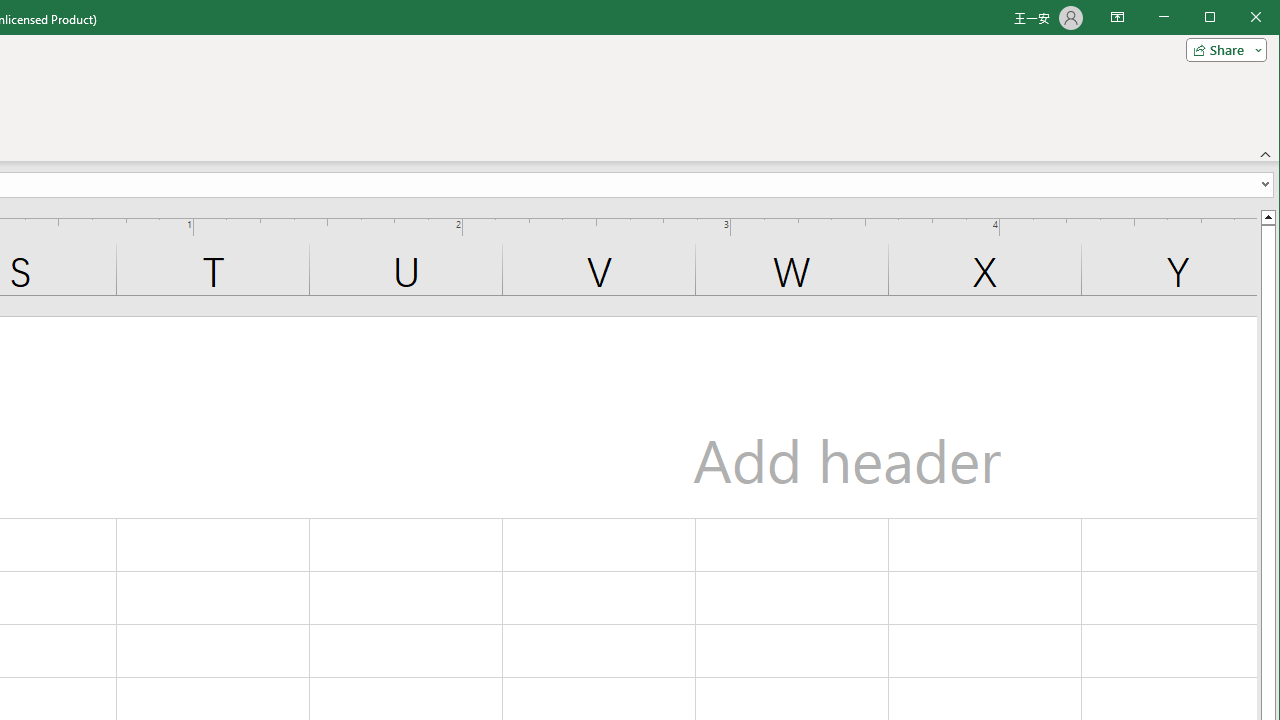 The height and width of the screenshot is (720, 1280). Describe the element at coordinates (1265, 153) in the screenshot. I see `'Collapse the Ribbon'` at that location.